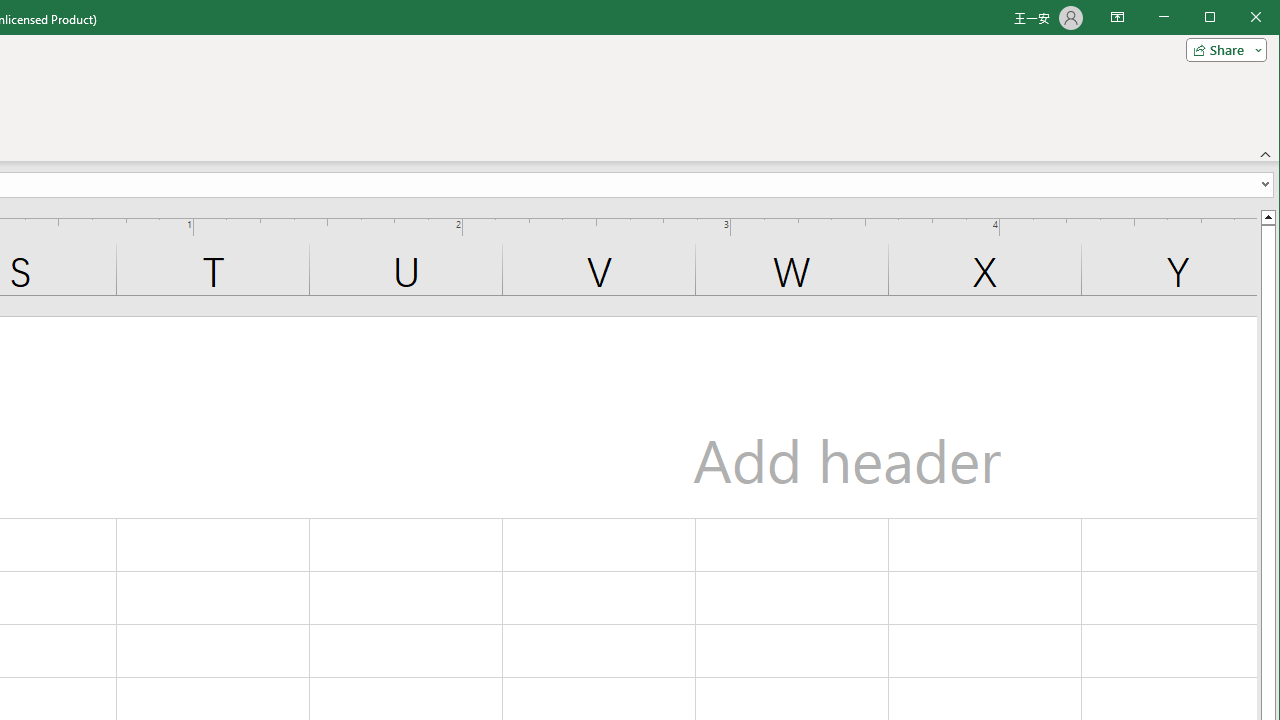 The height and width of the screenshot is (720, 1280). Describe the element at coordinates (1265, 153) in the screenshot. I see `'Collapse the Ribbon'` at that location.